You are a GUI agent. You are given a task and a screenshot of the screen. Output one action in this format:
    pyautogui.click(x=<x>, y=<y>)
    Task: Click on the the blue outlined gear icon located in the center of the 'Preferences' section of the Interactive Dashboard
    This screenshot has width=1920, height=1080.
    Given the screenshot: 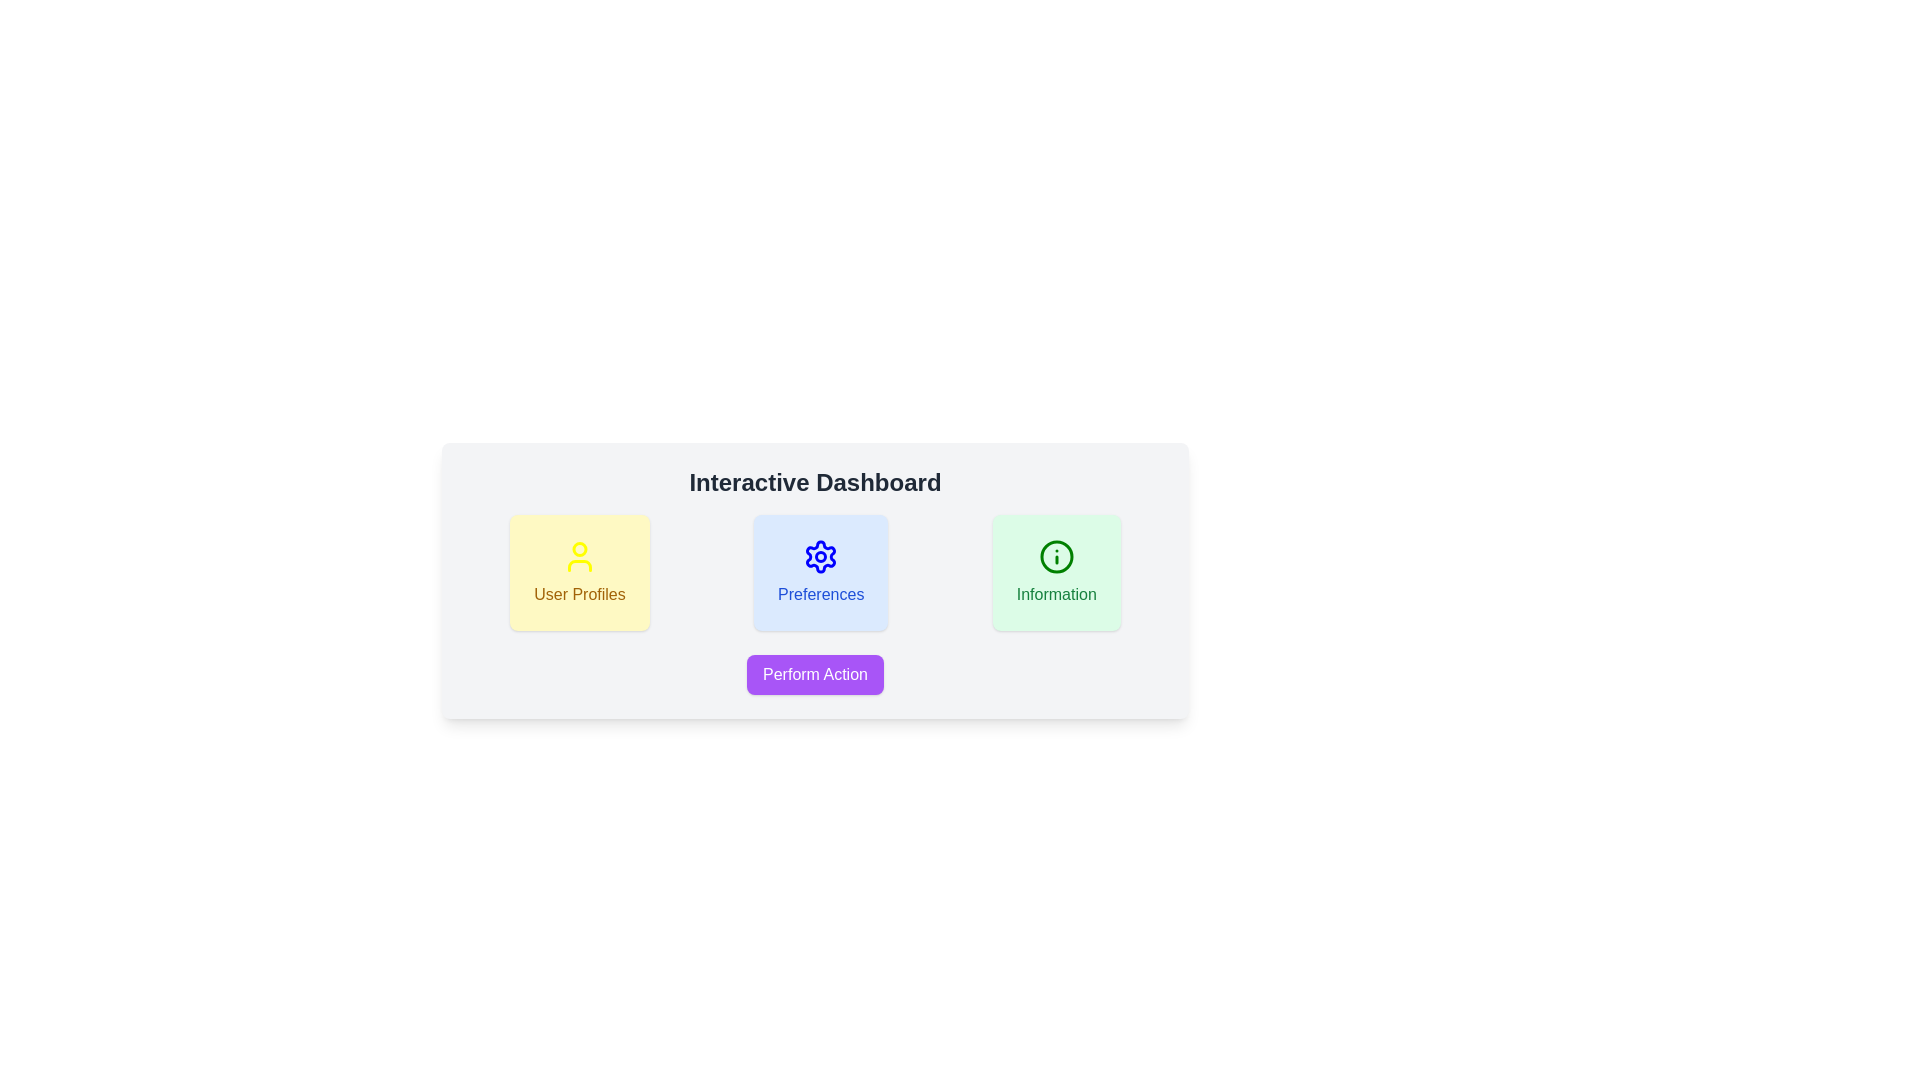 What is the action you would take?
    pyautogui.click(x=821, y=556)
    